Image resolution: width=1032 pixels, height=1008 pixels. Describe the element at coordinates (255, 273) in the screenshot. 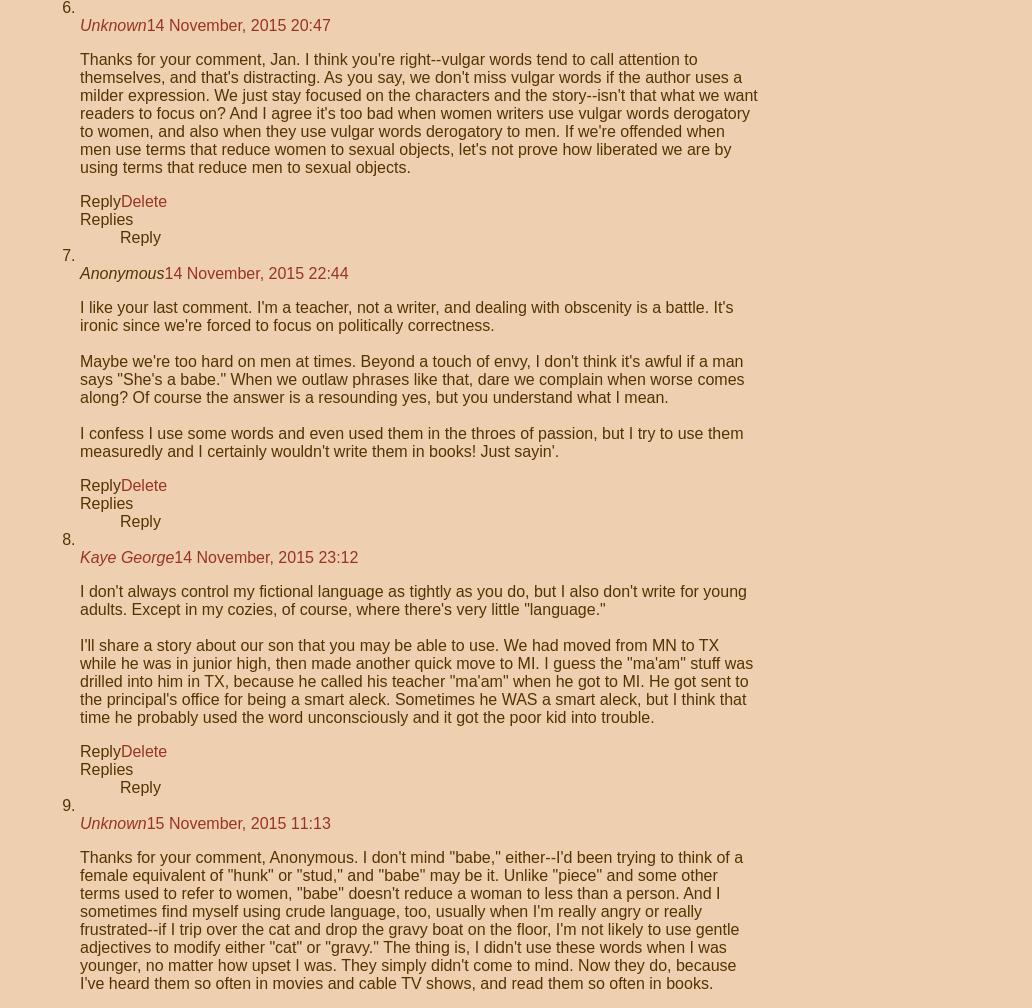

I see `'14 November, 2015 22:44'` at that location.